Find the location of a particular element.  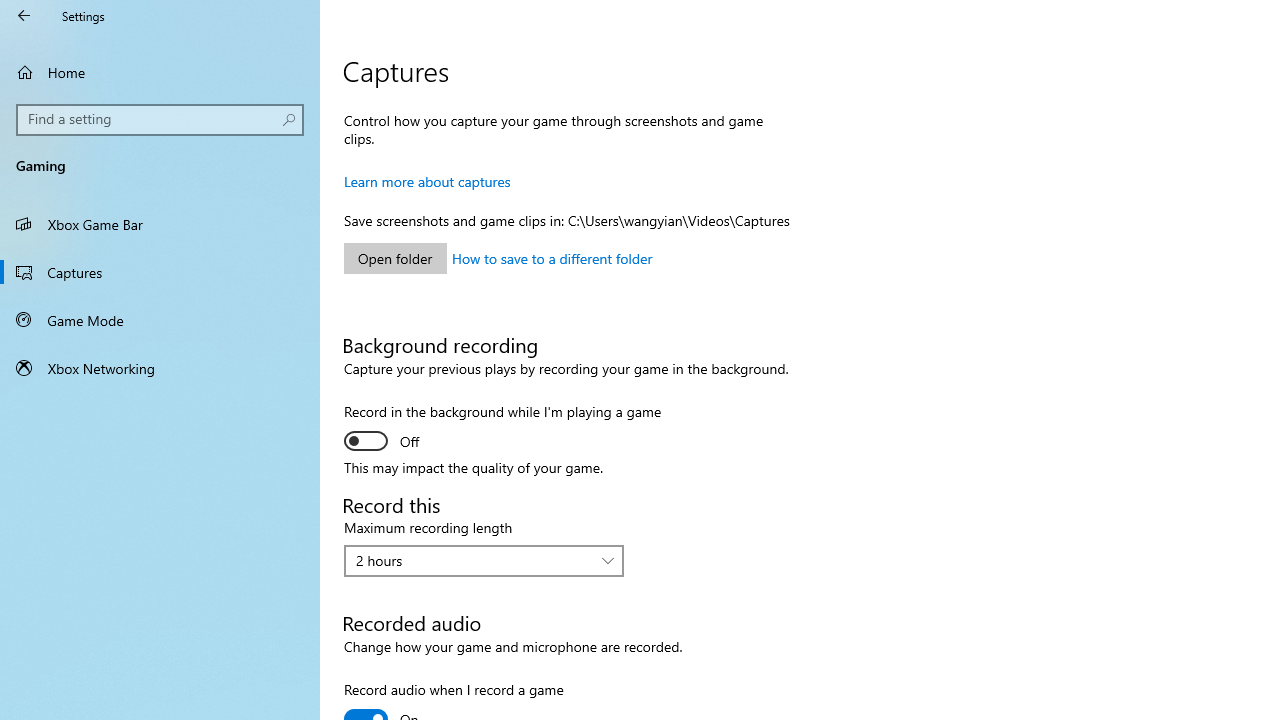

'Record in the background while I' is located at coordinates (503, 428).